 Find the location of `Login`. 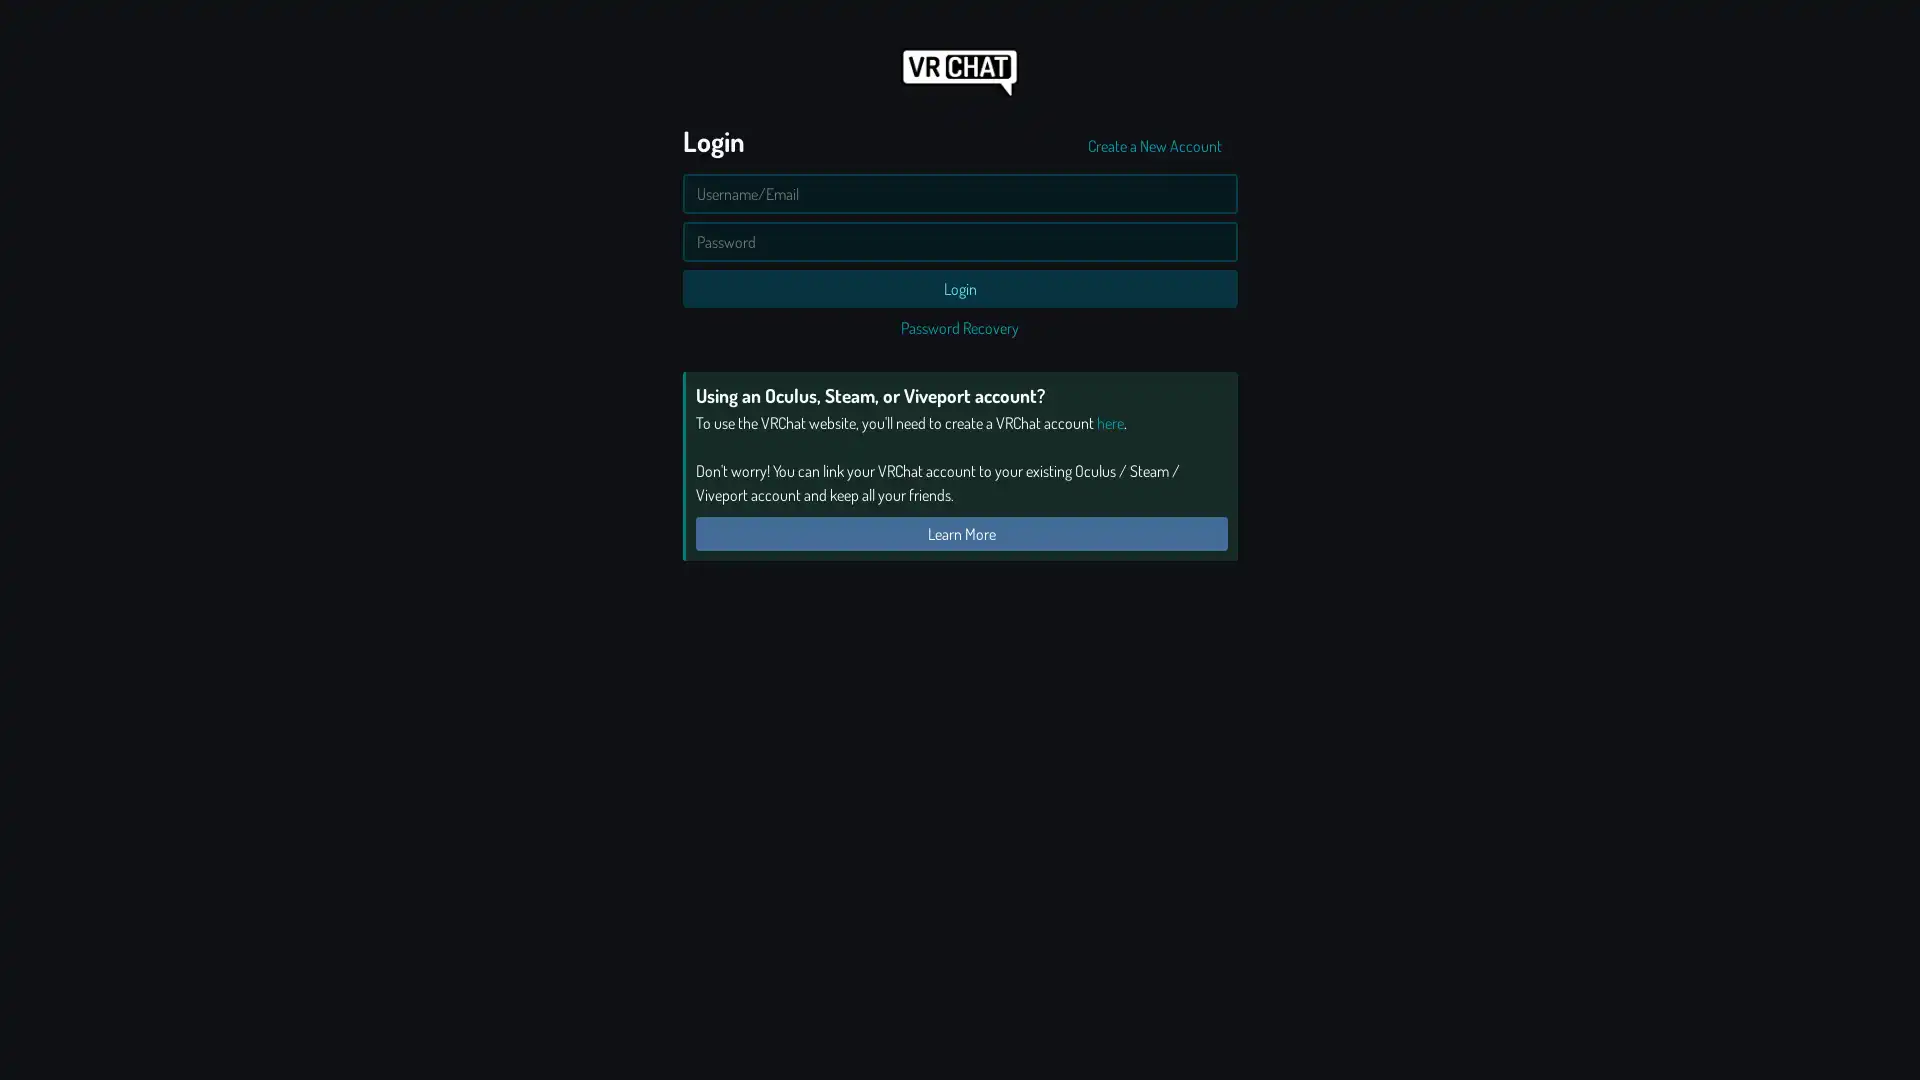

Login is located at coordinates (958, 289).